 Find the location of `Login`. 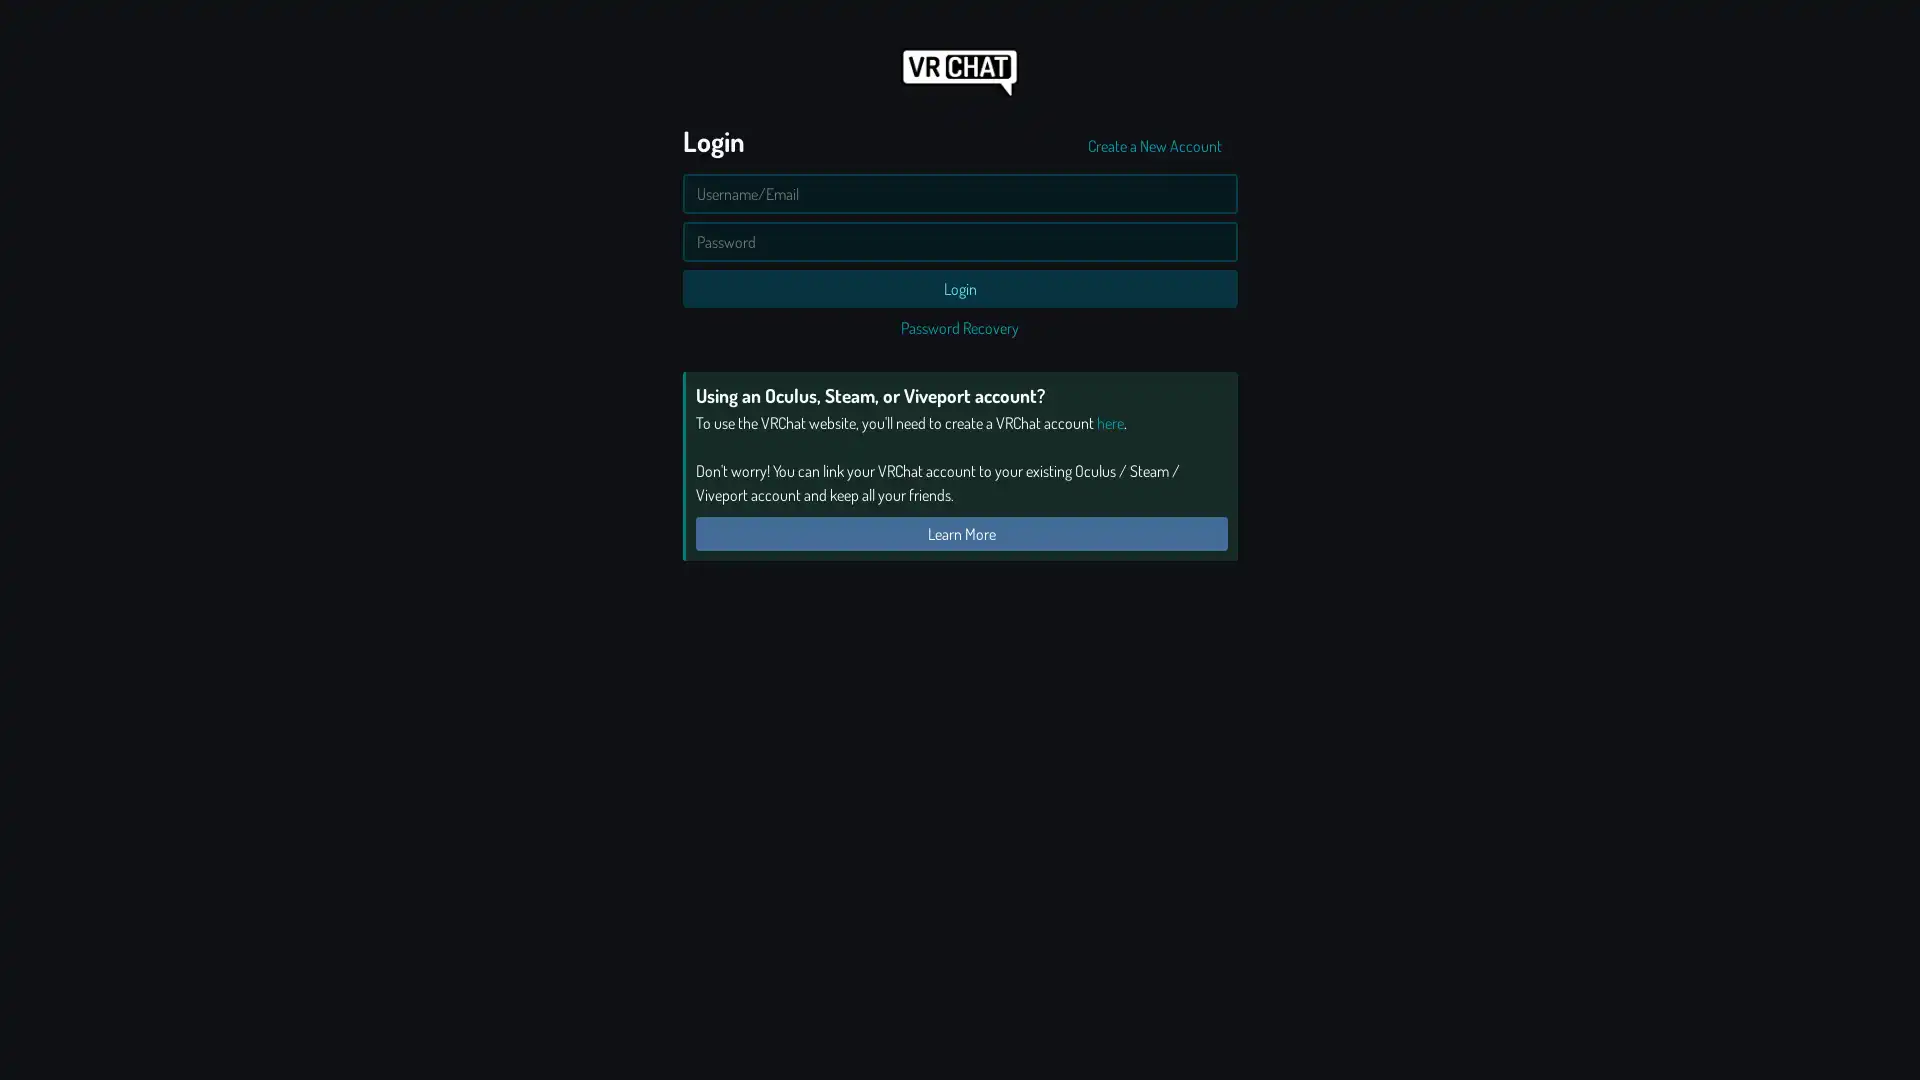

Login is located at coordinates (958, 289).